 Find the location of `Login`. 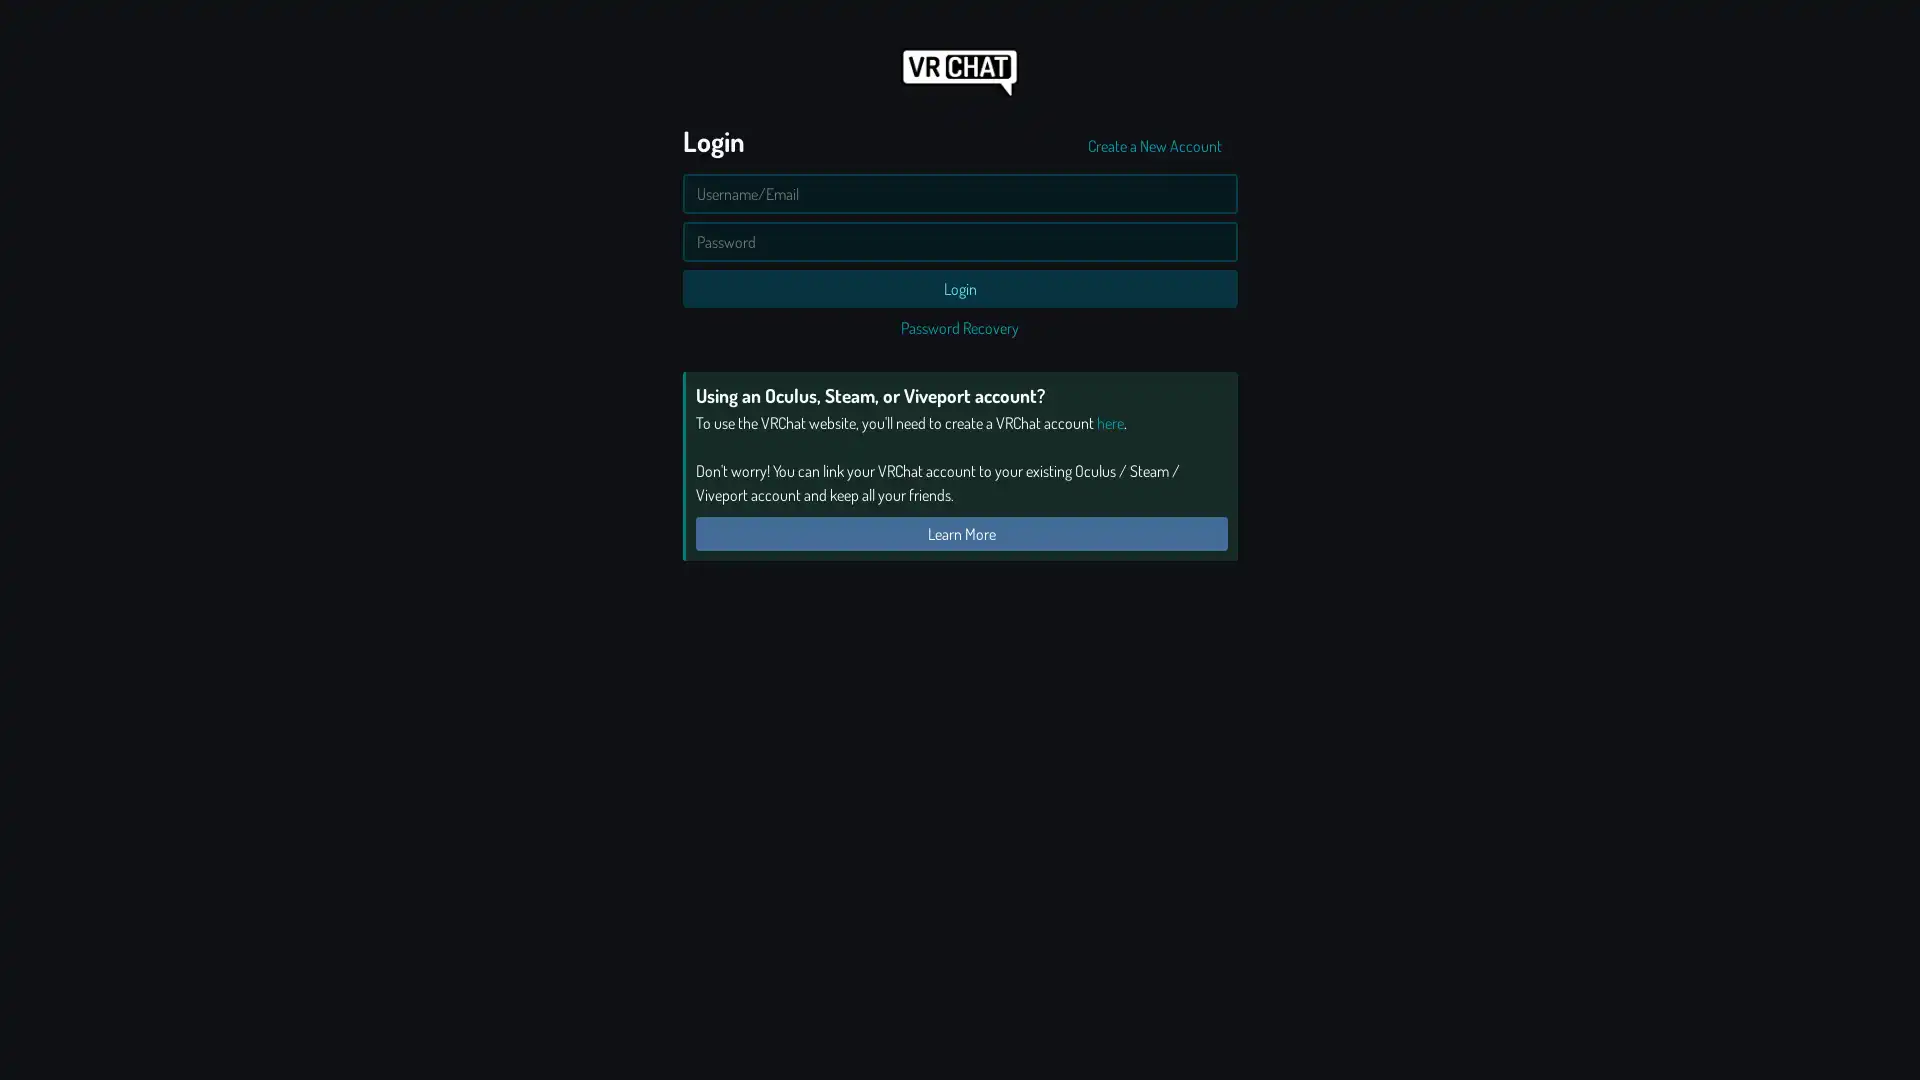

Login is located at coordinates (958, 289).